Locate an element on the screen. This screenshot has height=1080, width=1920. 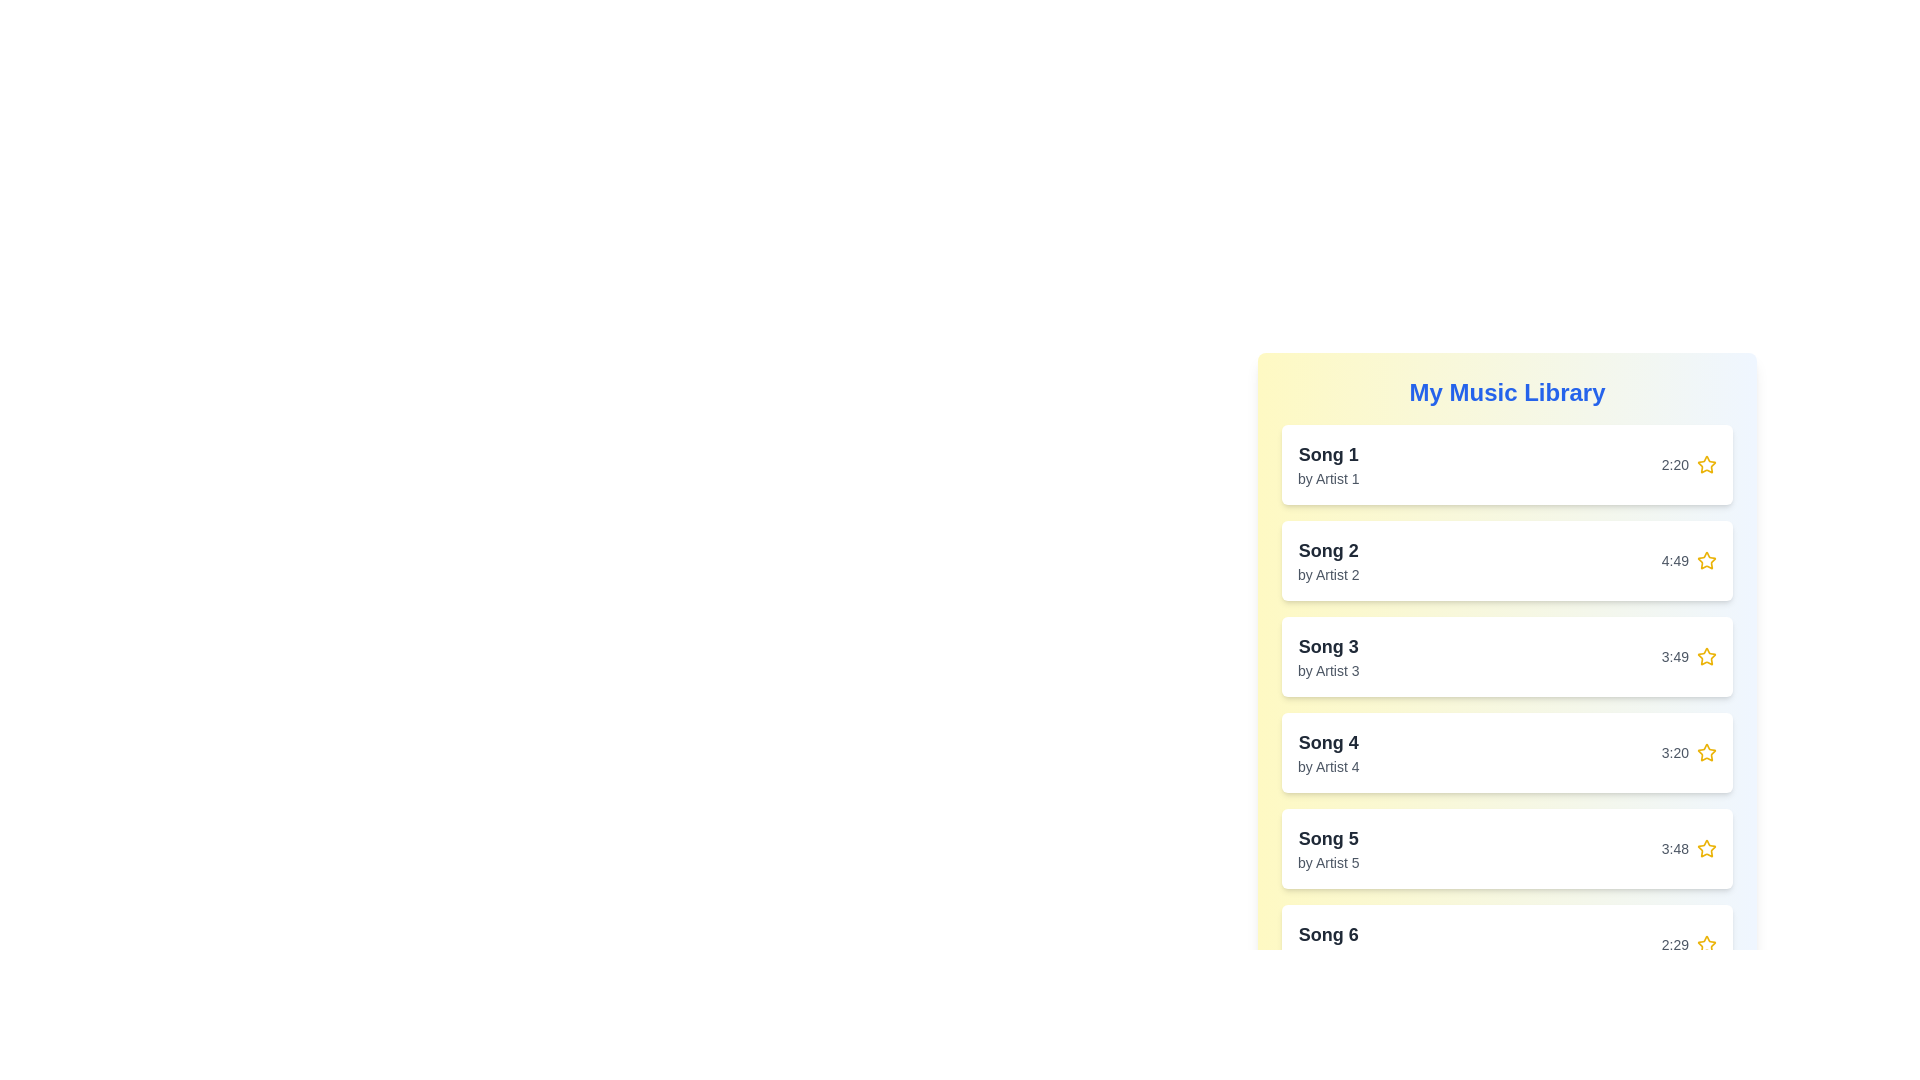
the text label displaying the duration or time information located in the middle right-hand region of the second card, to the left of the star icon is located at coordinates (1675, 560).